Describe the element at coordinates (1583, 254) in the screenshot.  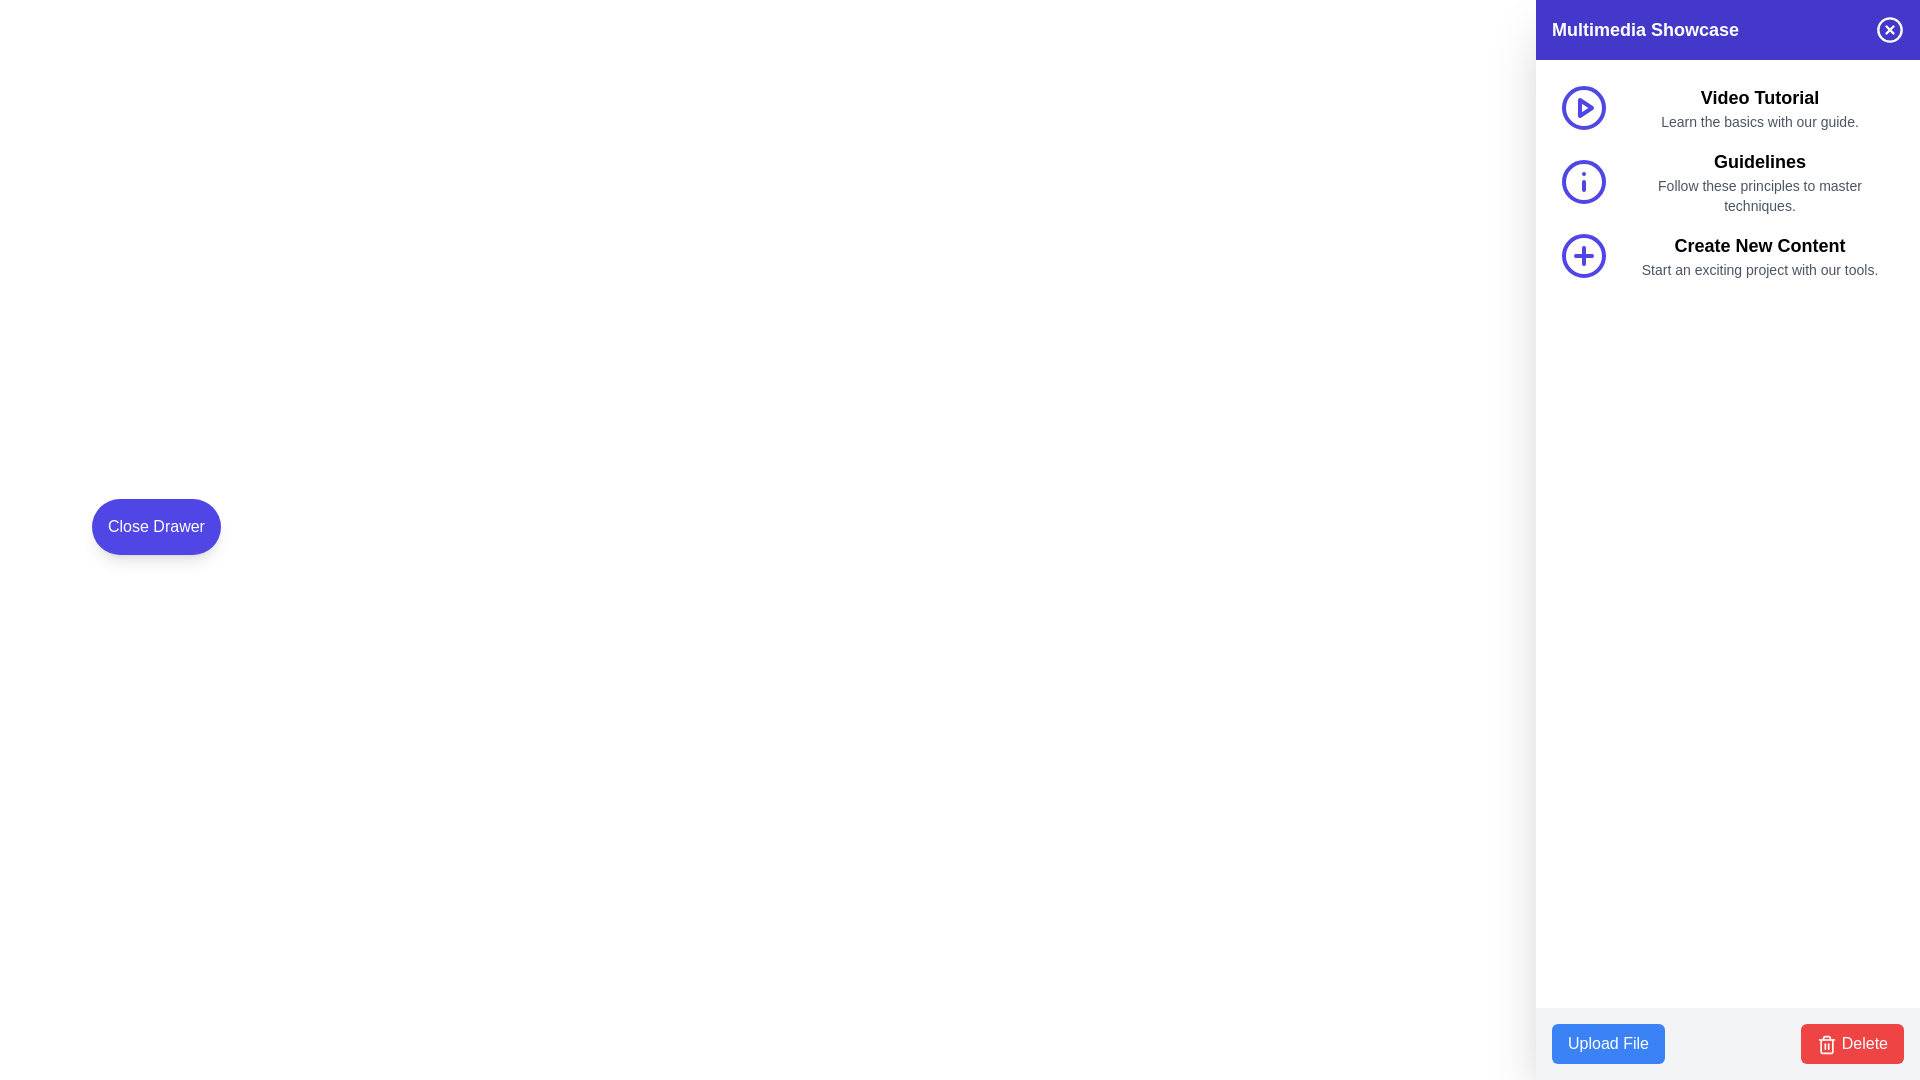
I see `the circular part of the blue 'Plus' icon, which is the third icon in a vertical list in the sidebar on the right, located below the 'Video Tutorial' and 'Guidelines' icons` at that location.